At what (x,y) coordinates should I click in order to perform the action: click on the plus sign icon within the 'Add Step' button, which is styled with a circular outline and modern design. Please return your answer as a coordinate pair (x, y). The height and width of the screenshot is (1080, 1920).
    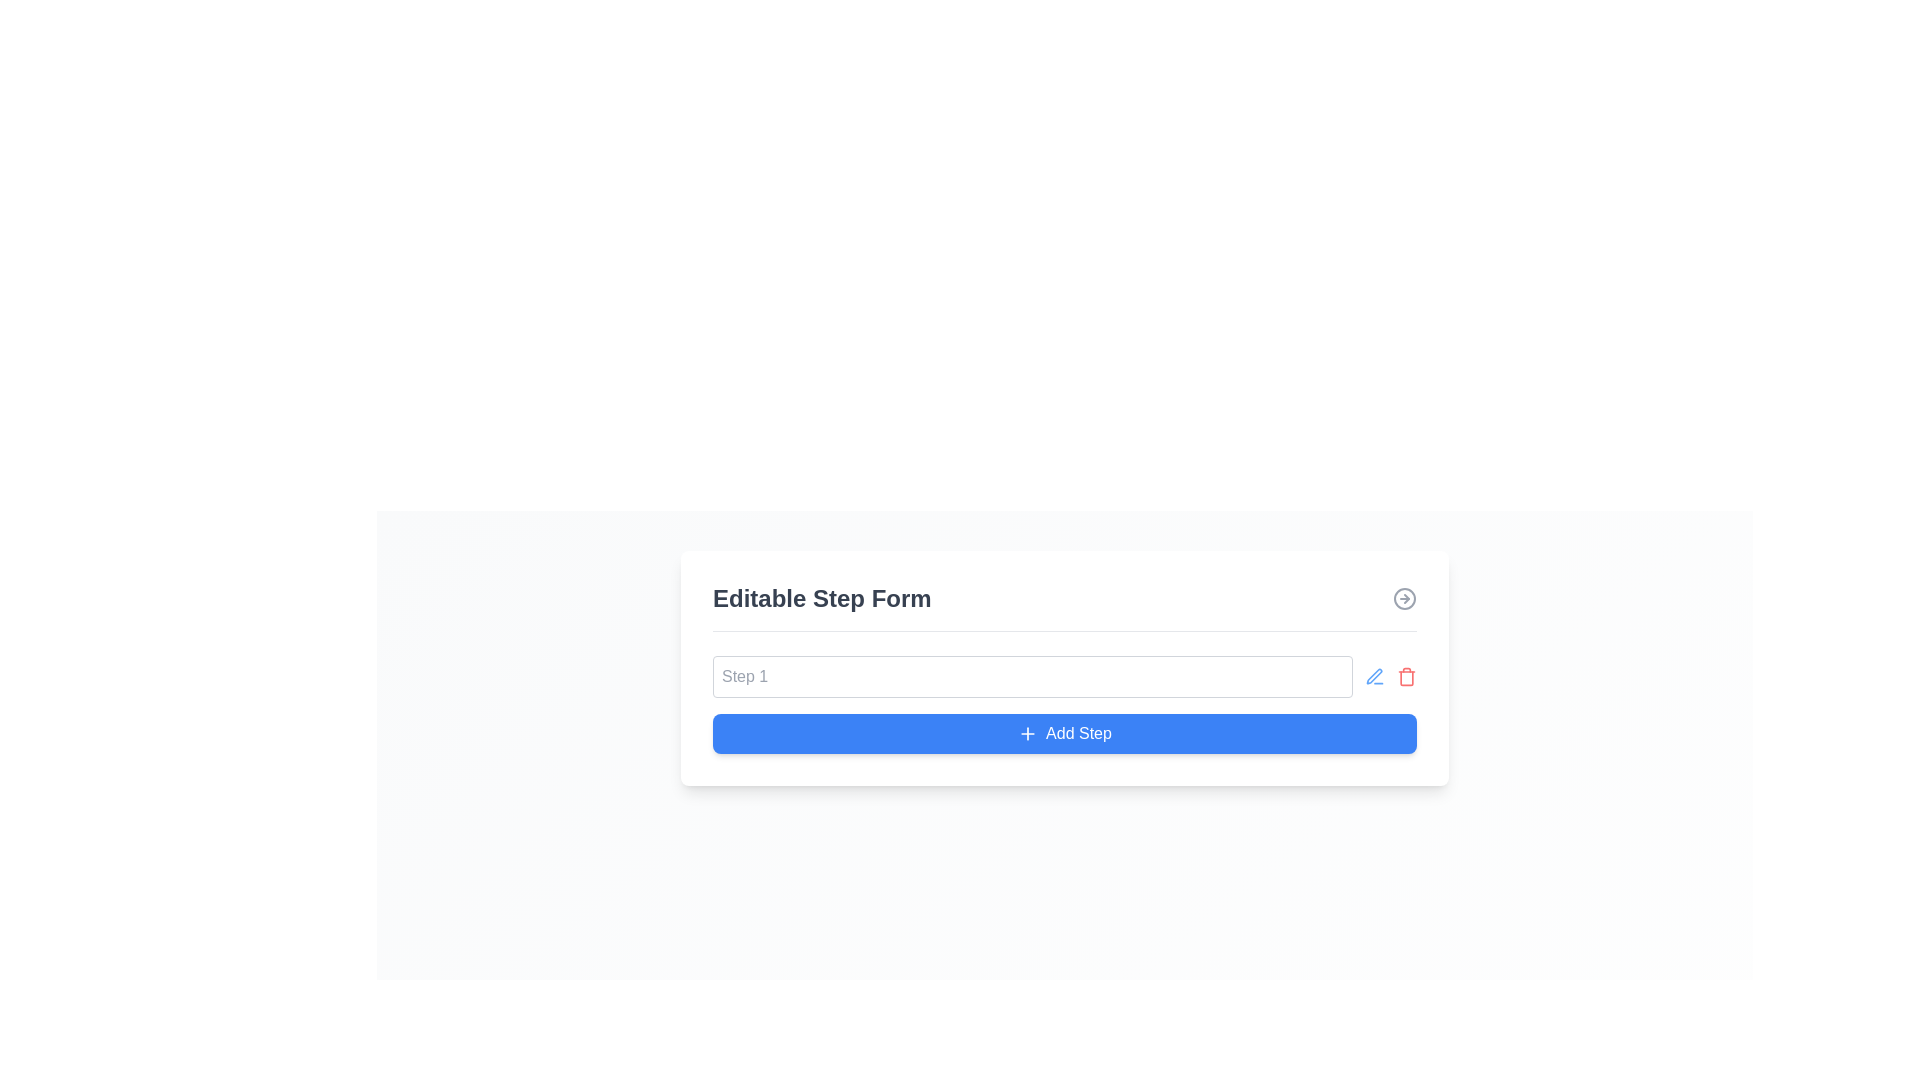
    Looking at the image, I should click on (1028, 733).